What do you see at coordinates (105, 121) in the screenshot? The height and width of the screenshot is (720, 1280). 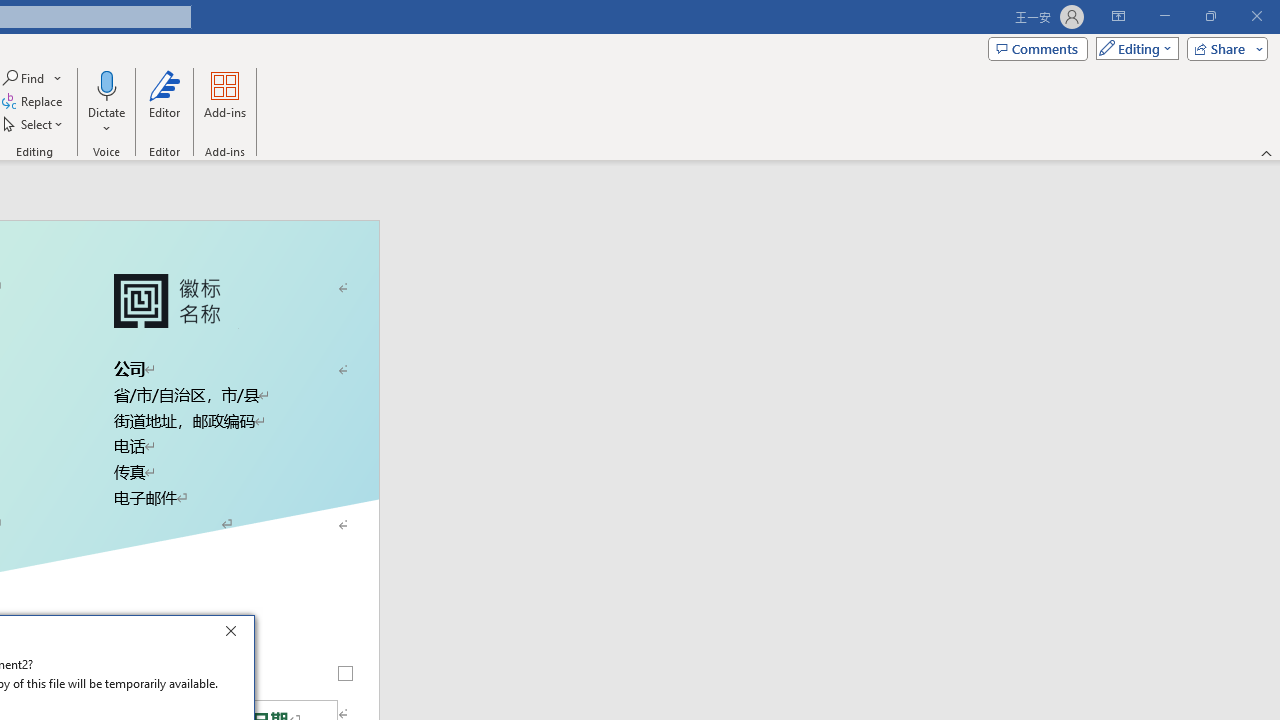 I see `'More Options'` at bounding box center [105, 121].